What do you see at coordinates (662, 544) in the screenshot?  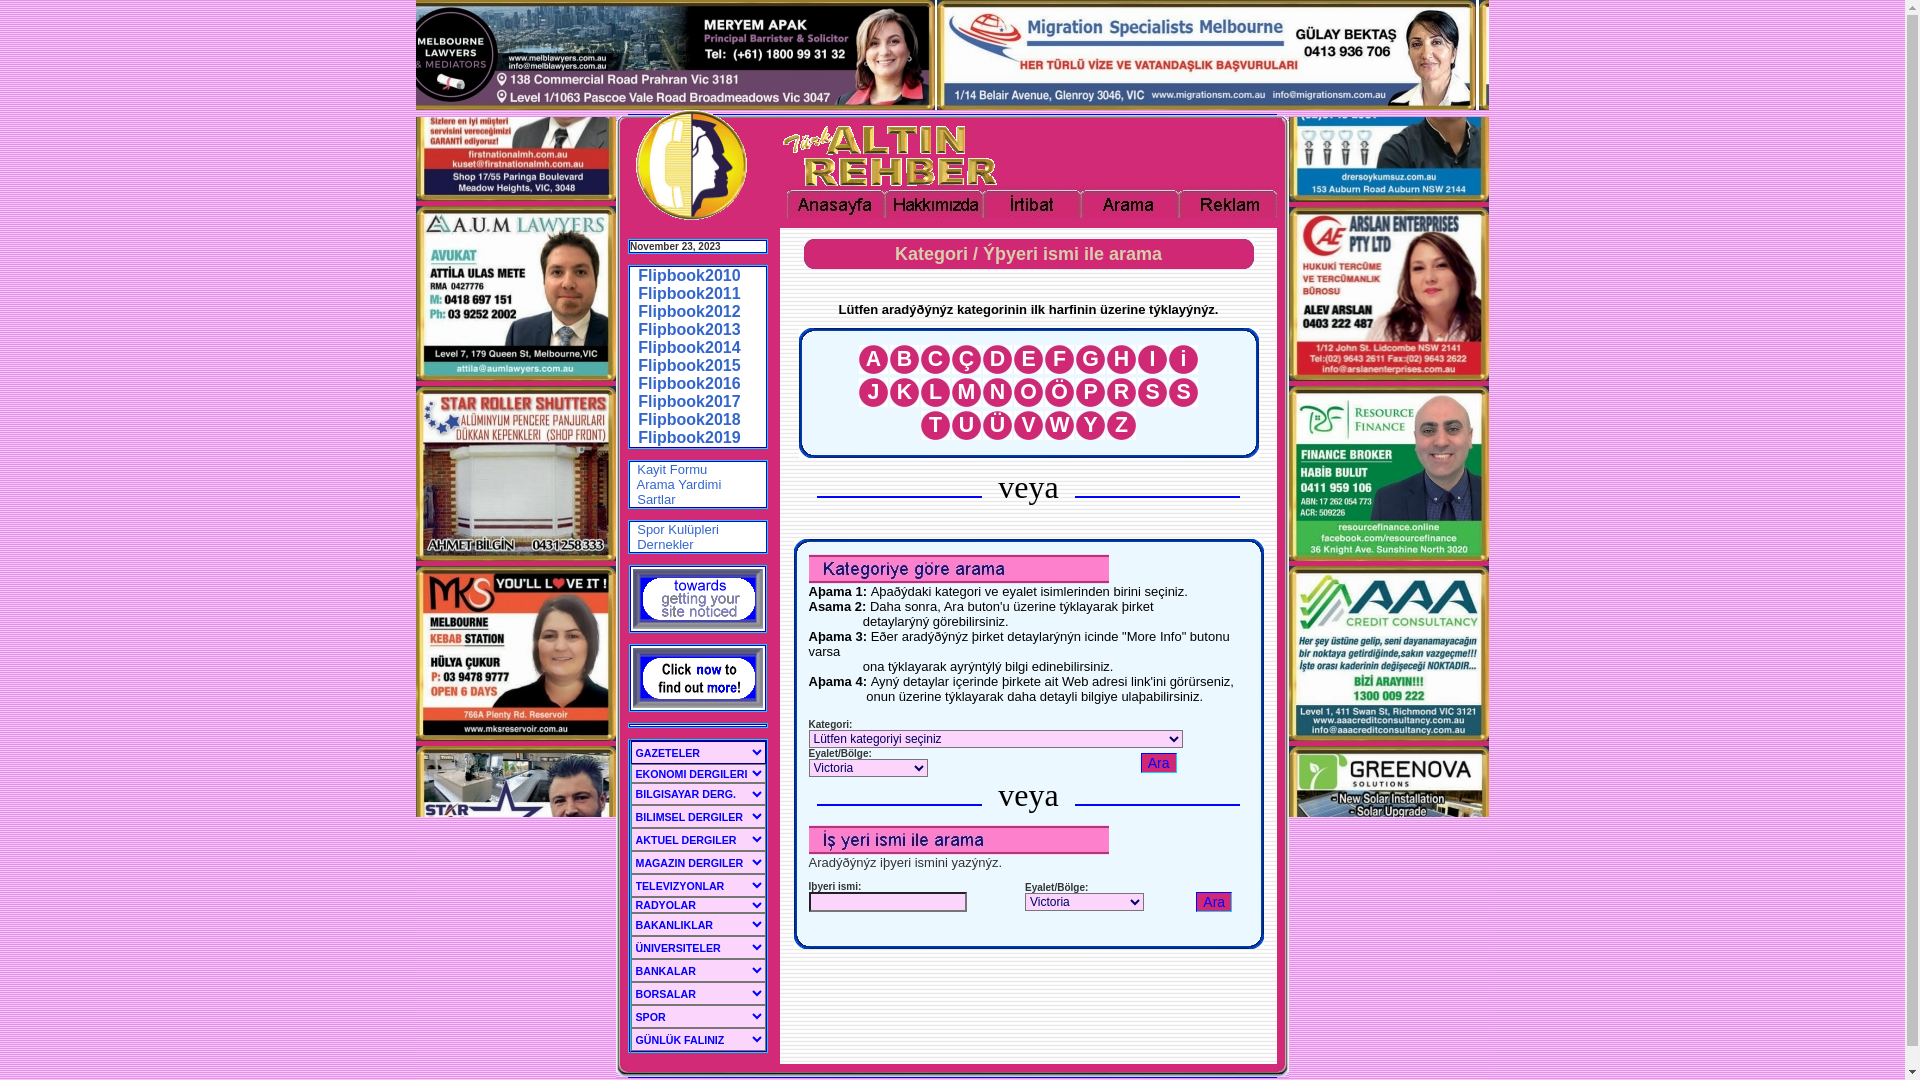 I see `'  Dernekler'` at bounding box center [662, 544].